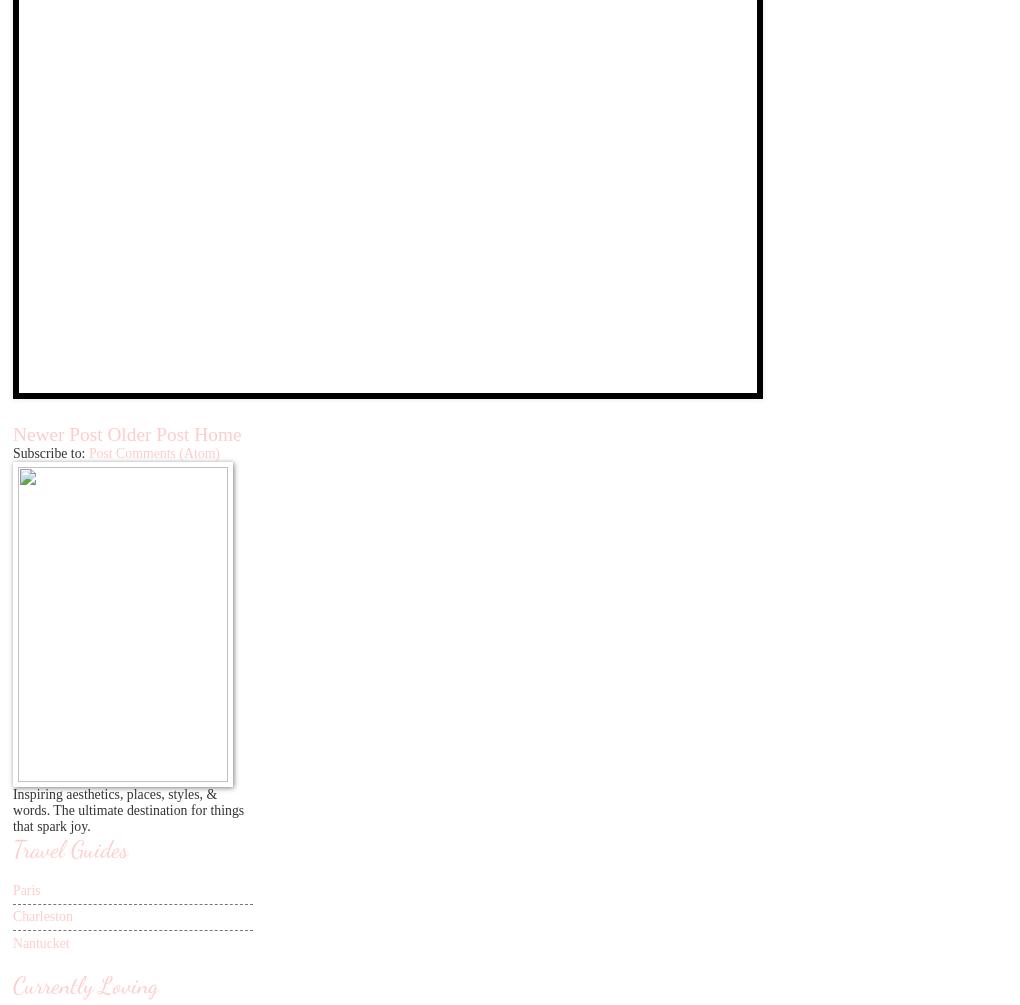 The width and height of the screenshot is (1020, 1005). Describe the element at coordinates (11, 915) in the screenshot. I see `'Charleston'` at that location.